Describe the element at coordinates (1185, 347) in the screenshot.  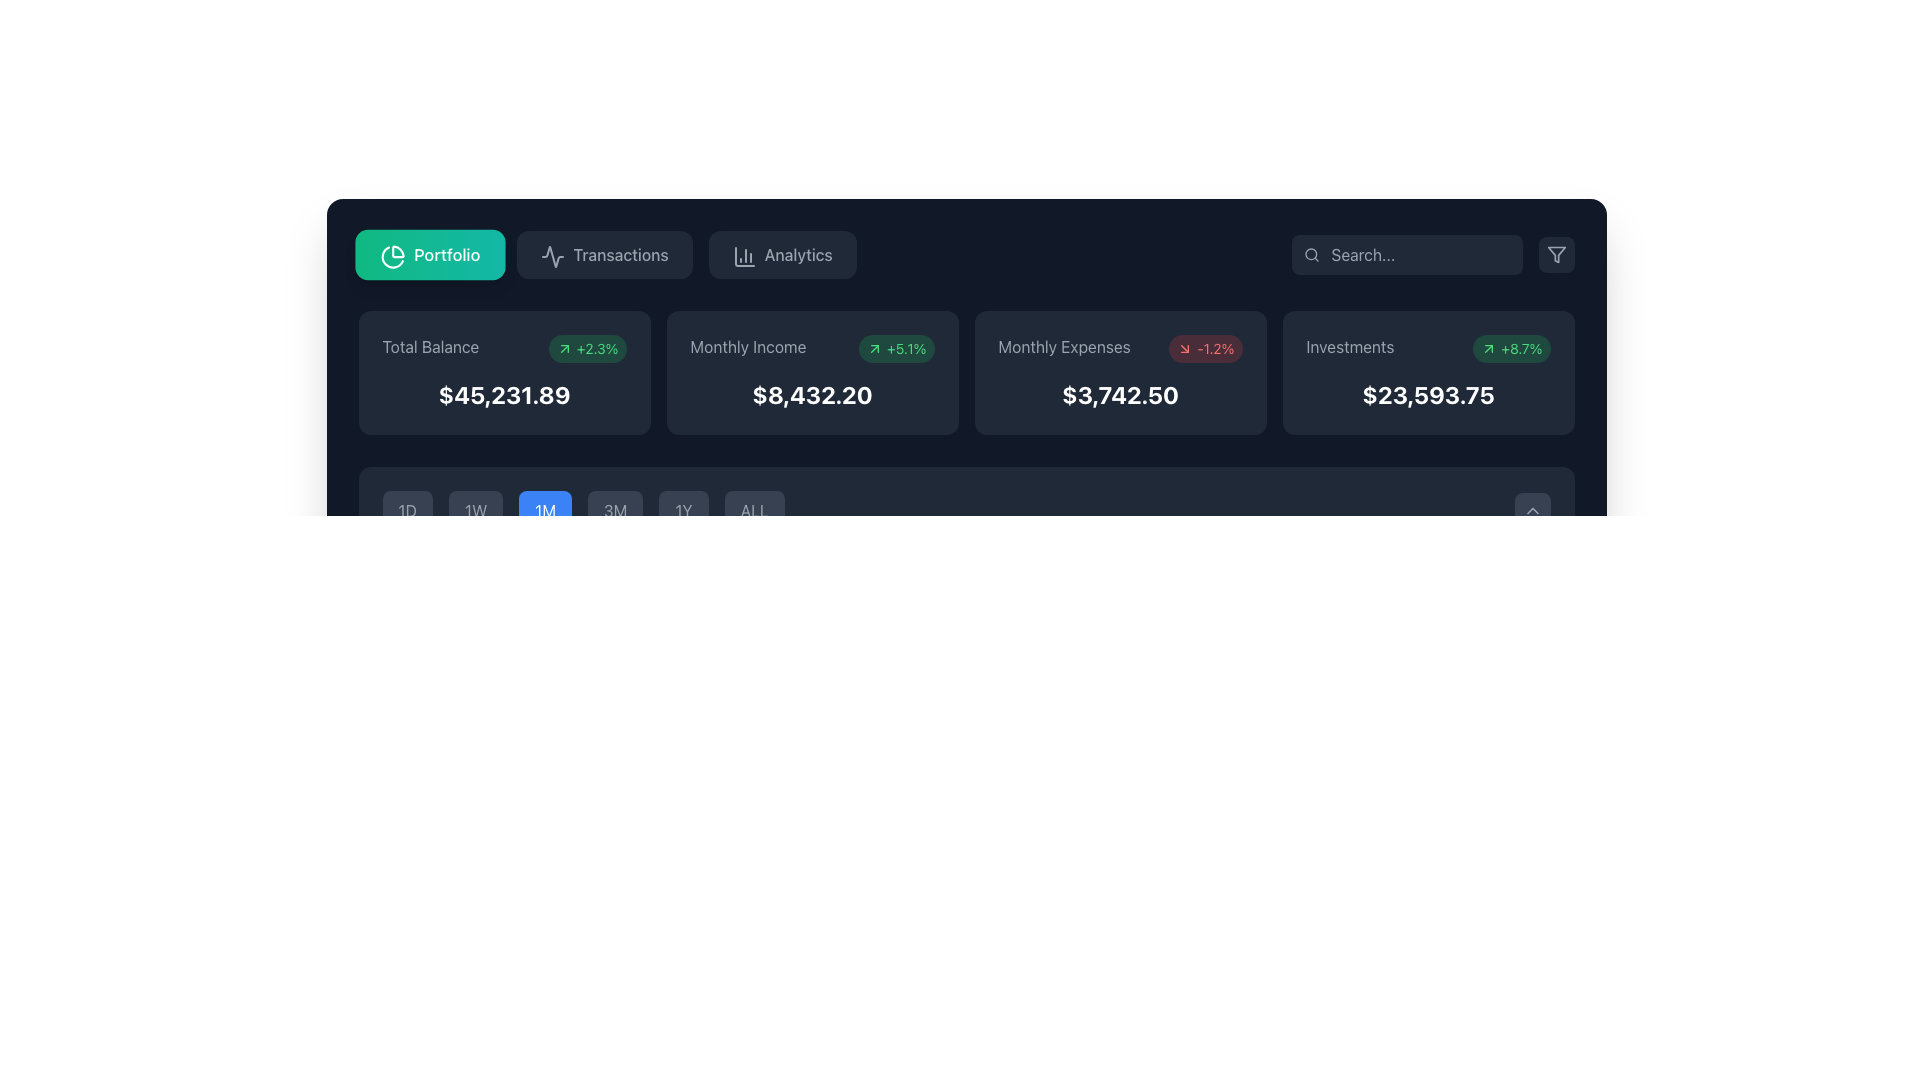
I see `the arrow-down-right icon located to the left of the percentage value '-1.2%' in the red-highlighted area of the 'Monthly Expenses' panel` at that location.